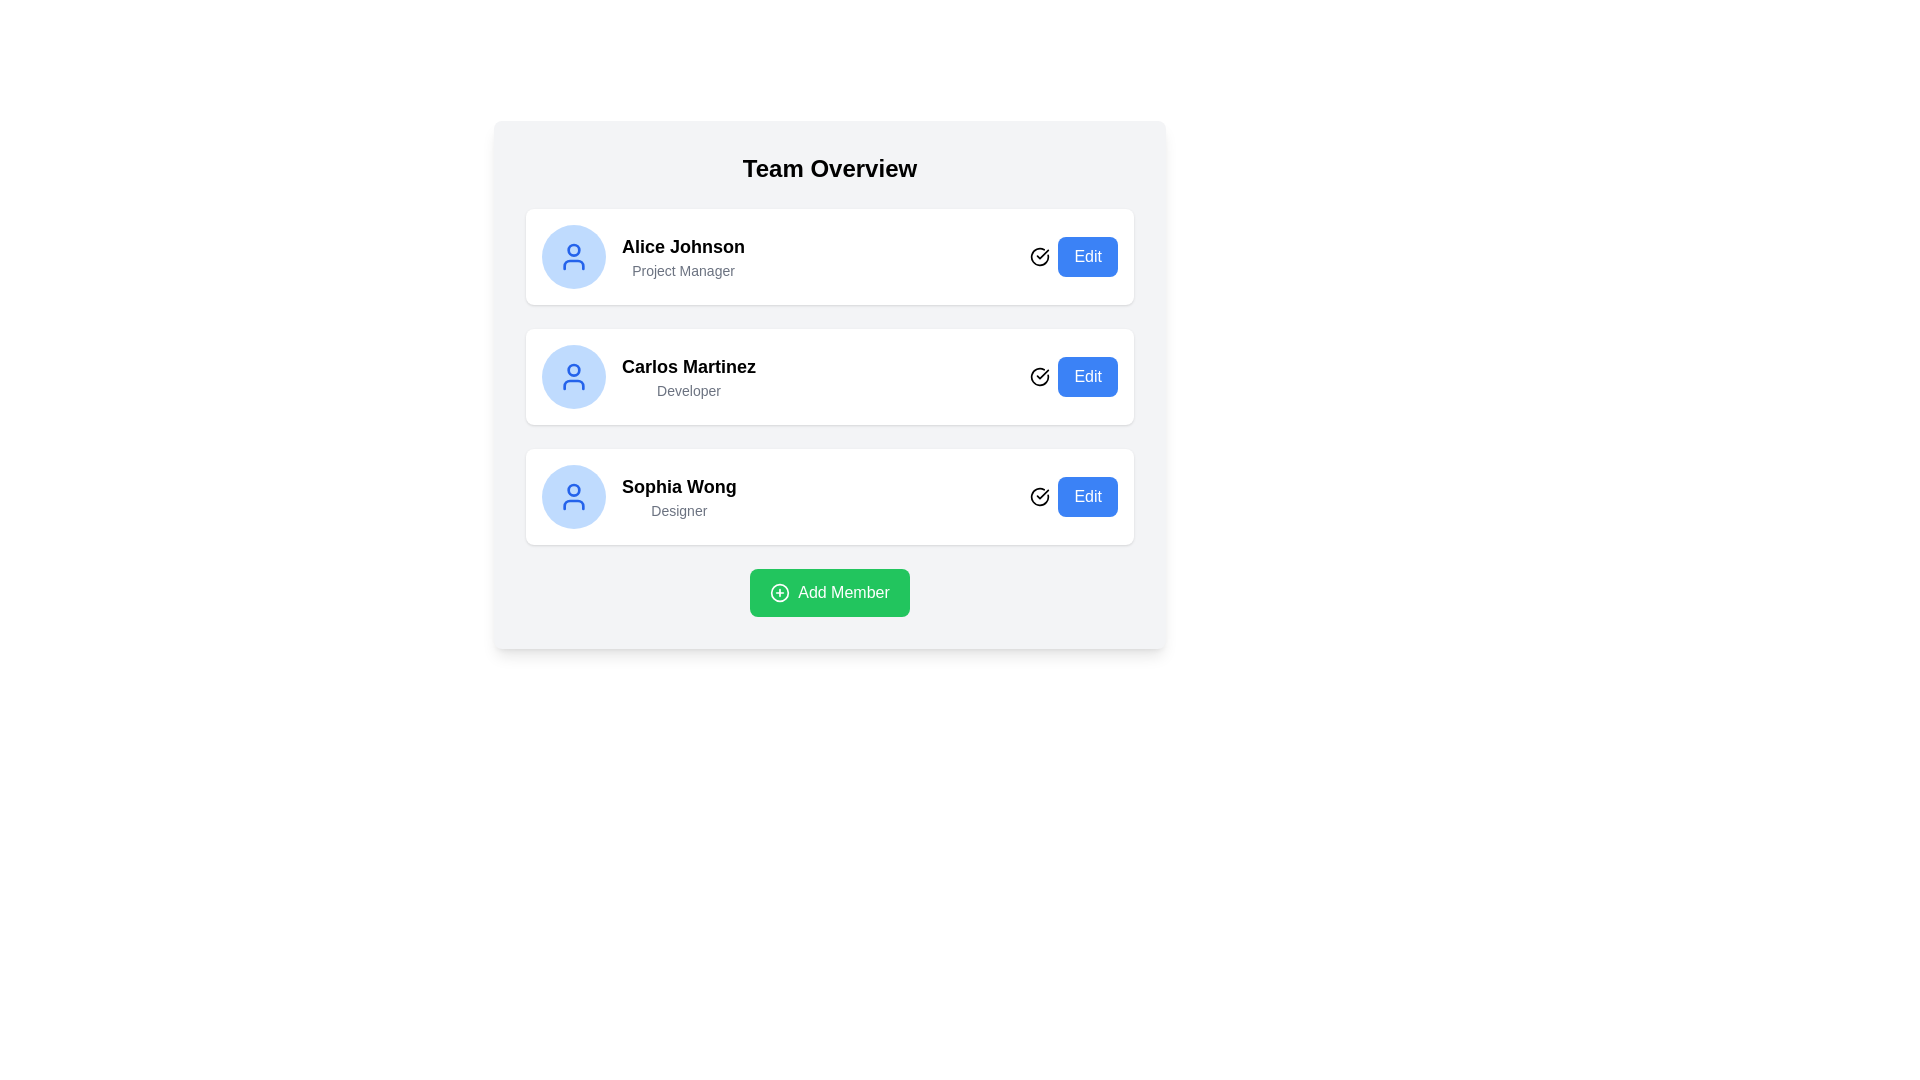  Describe the element at coordinates (1040, 256) in the screenshot. I see `the SVG icon element indicating the activity status next to 'Carlos Martinez' in the user card list` at that location.